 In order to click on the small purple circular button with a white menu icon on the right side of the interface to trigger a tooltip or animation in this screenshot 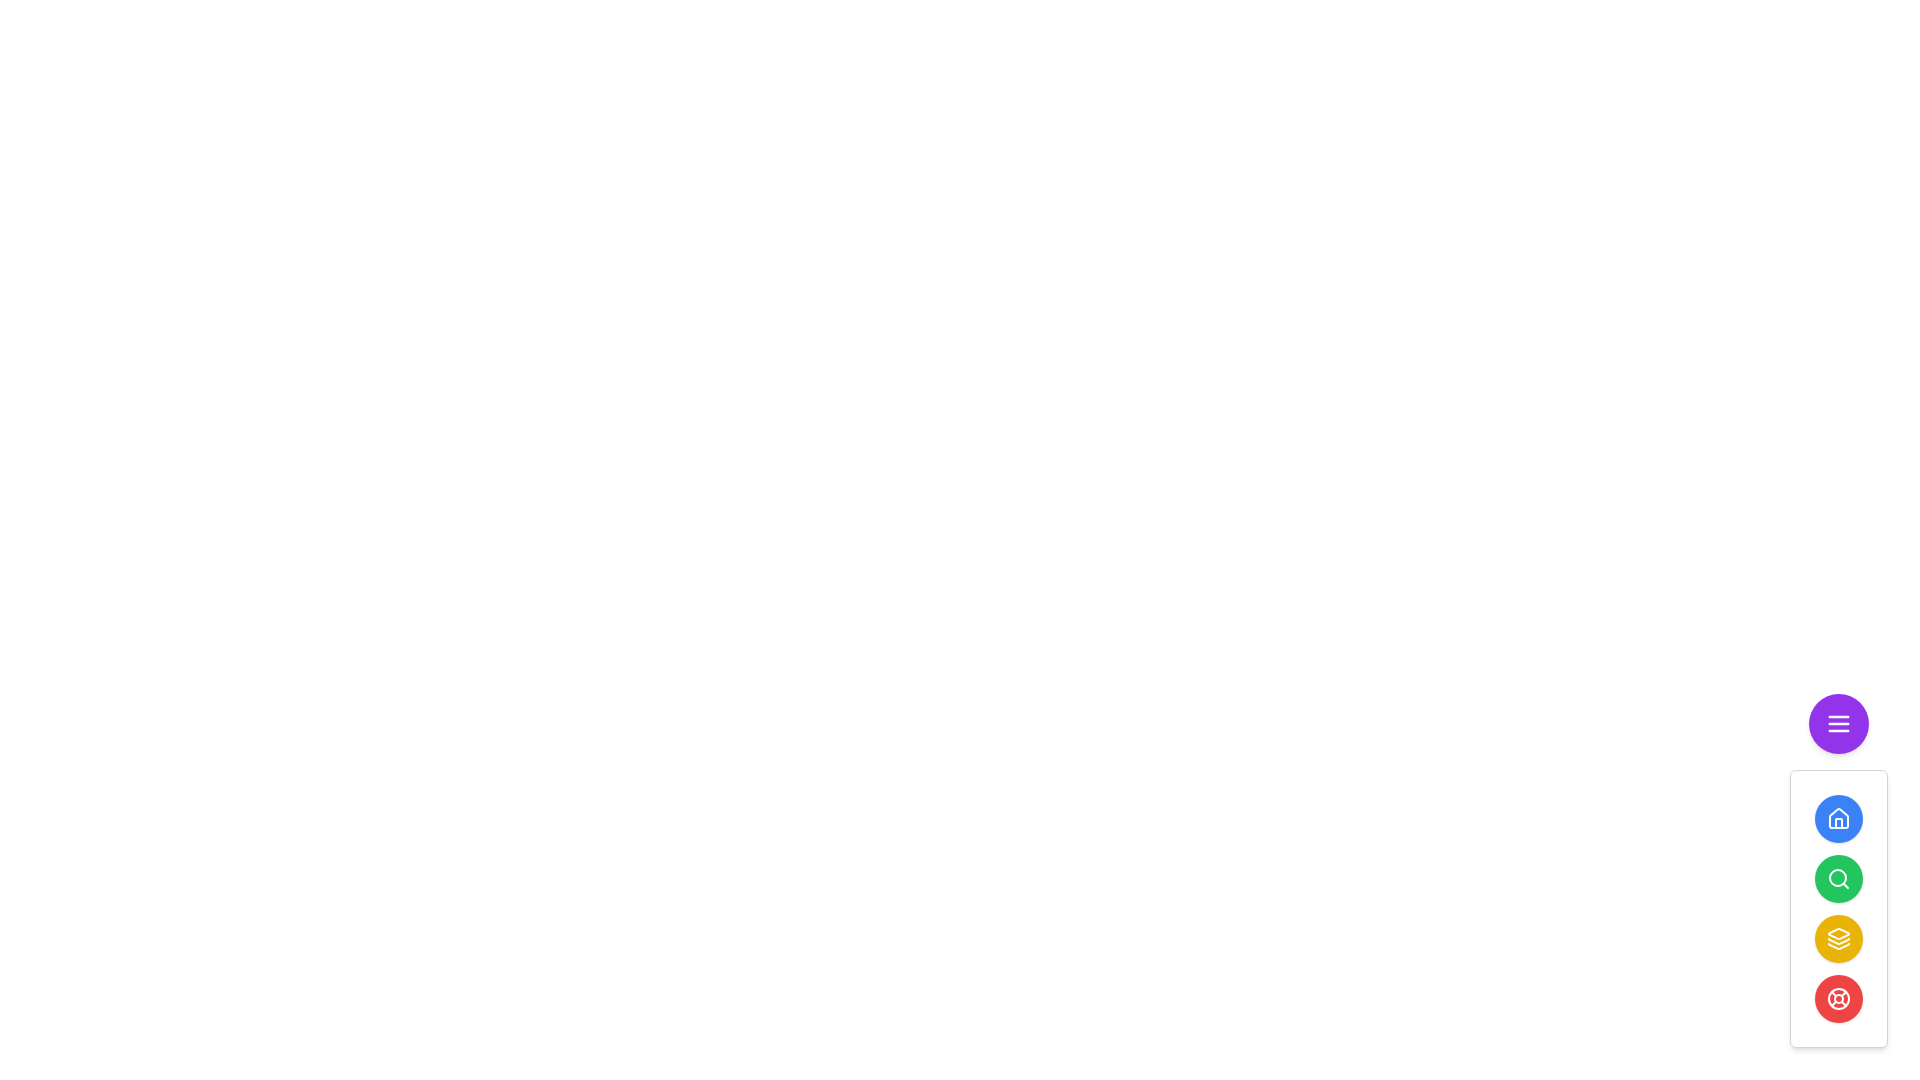, I will do `click(1838, 724)`.